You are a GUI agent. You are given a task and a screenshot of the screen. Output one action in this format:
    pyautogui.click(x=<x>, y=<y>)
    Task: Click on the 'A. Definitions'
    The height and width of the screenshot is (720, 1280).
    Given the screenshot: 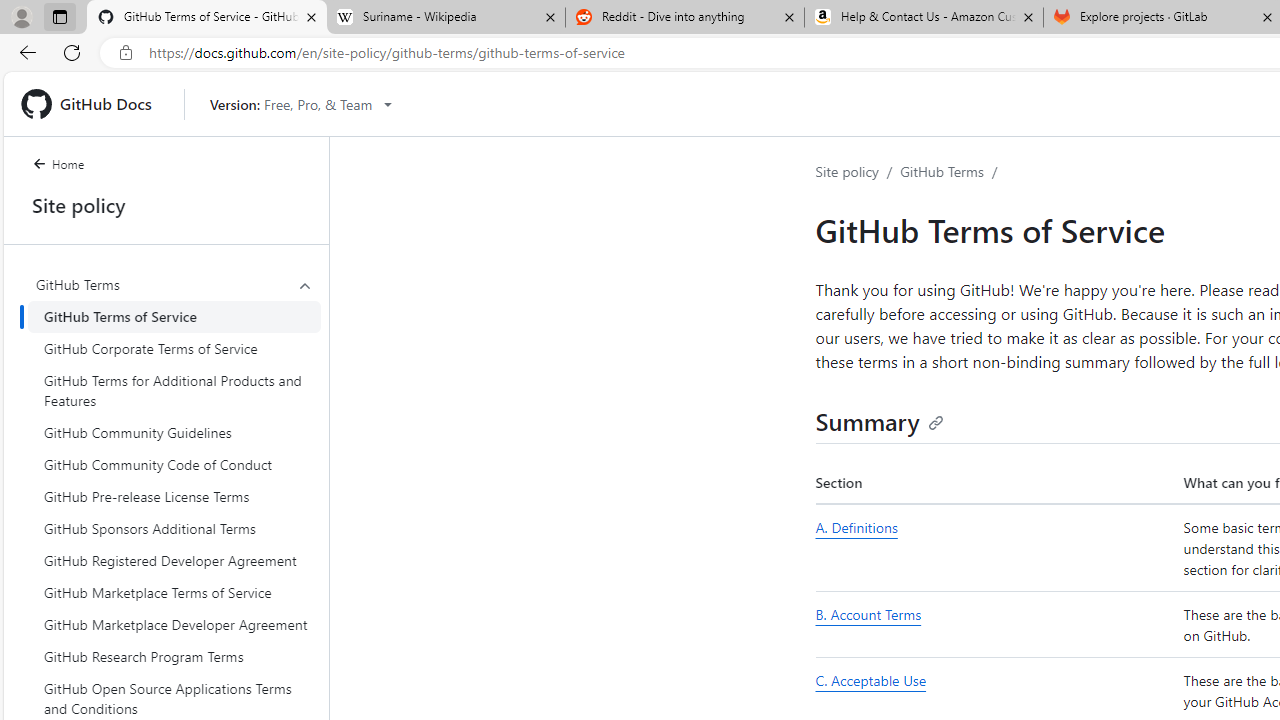 What is the action you would take?
    pyautogui.click(x=995, y=549)
    